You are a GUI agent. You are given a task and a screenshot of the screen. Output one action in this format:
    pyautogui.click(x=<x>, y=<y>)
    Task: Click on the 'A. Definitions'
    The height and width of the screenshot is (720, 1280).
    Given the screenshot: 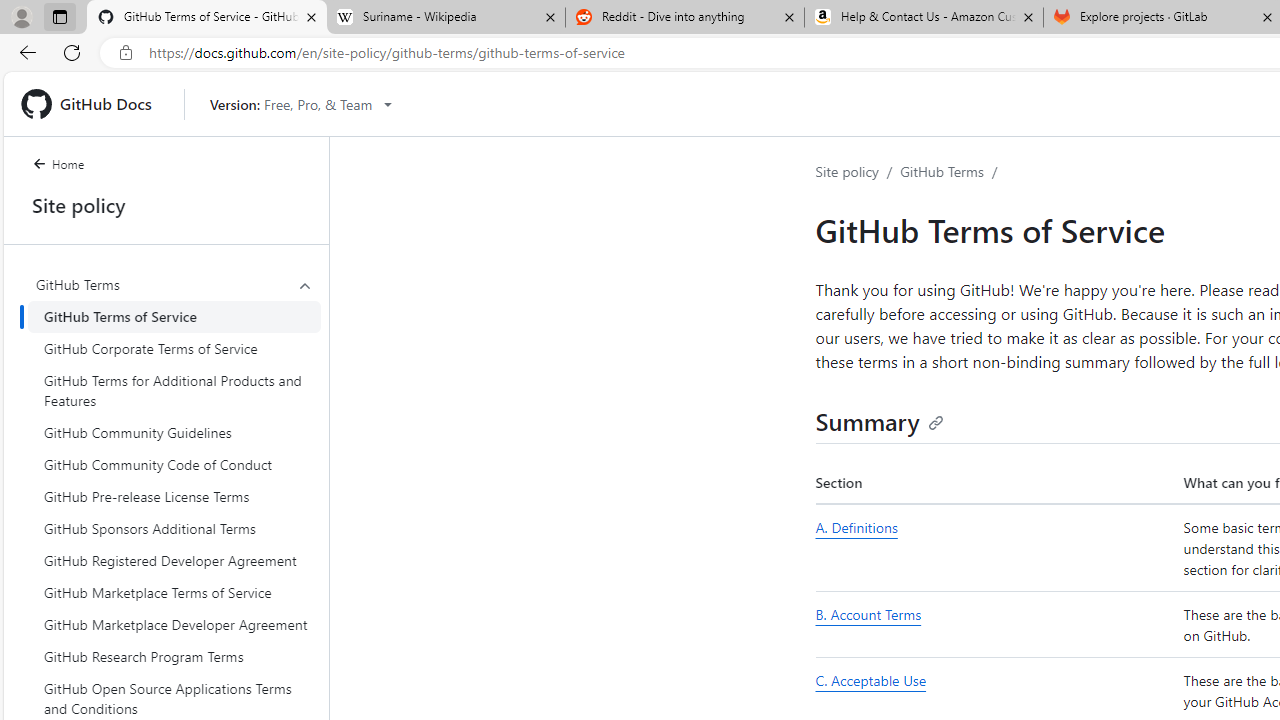 What is the action you would take?
    pyautogui.click(x=995, y=549)
    